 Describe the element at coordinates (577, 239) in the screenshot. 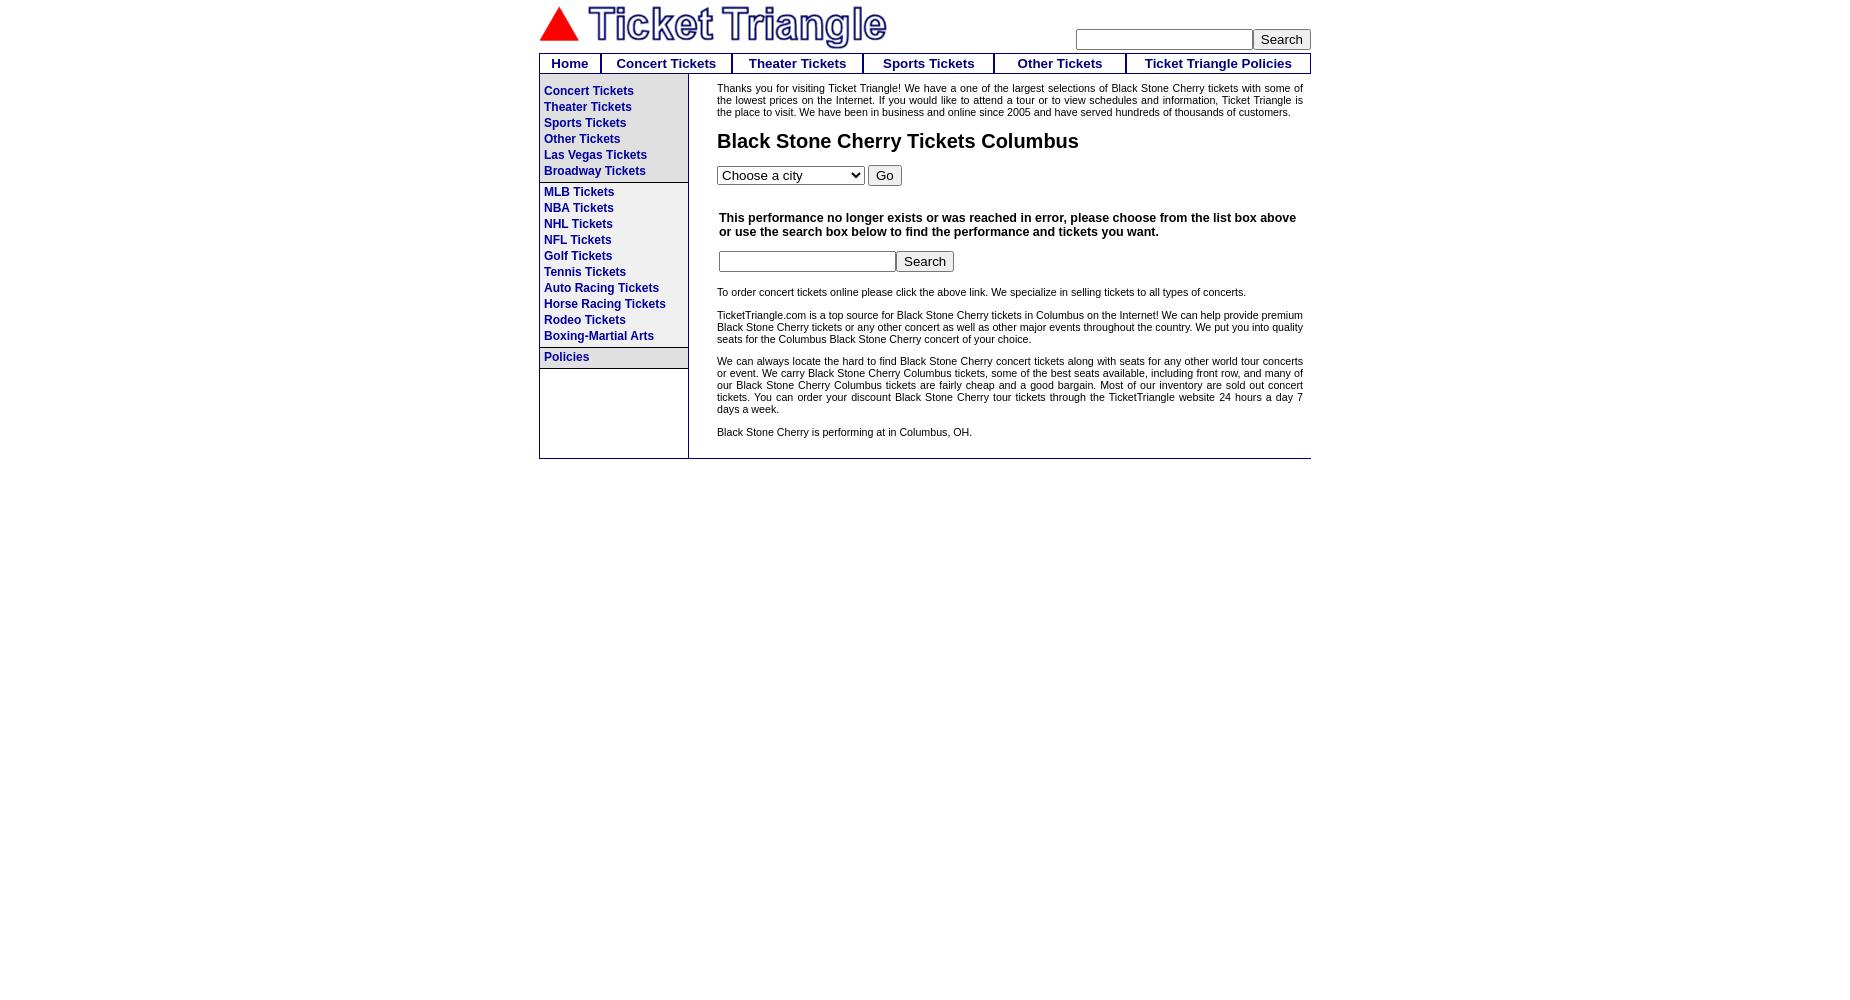

I see `'NFL Tickets'` at that location.